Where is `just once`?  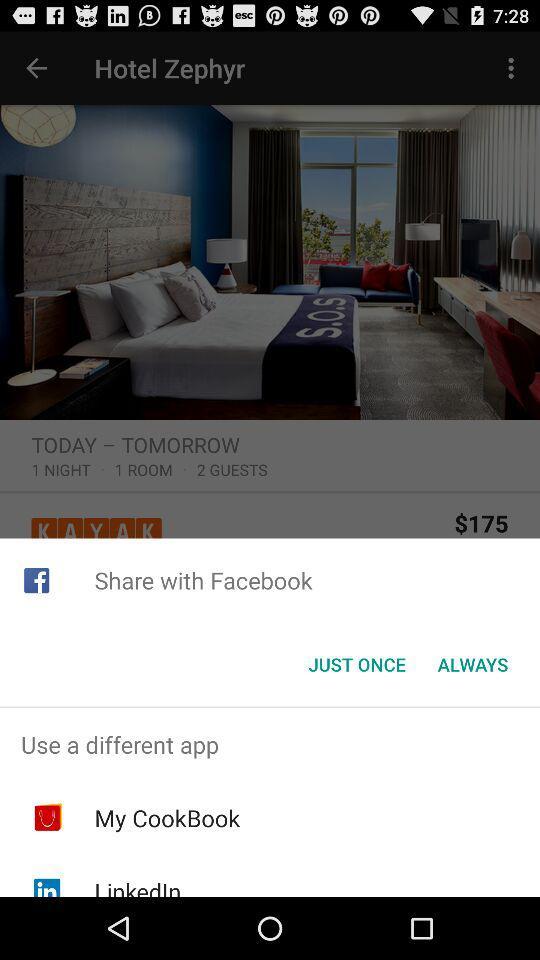 just once is located at coordinates (356, 664).